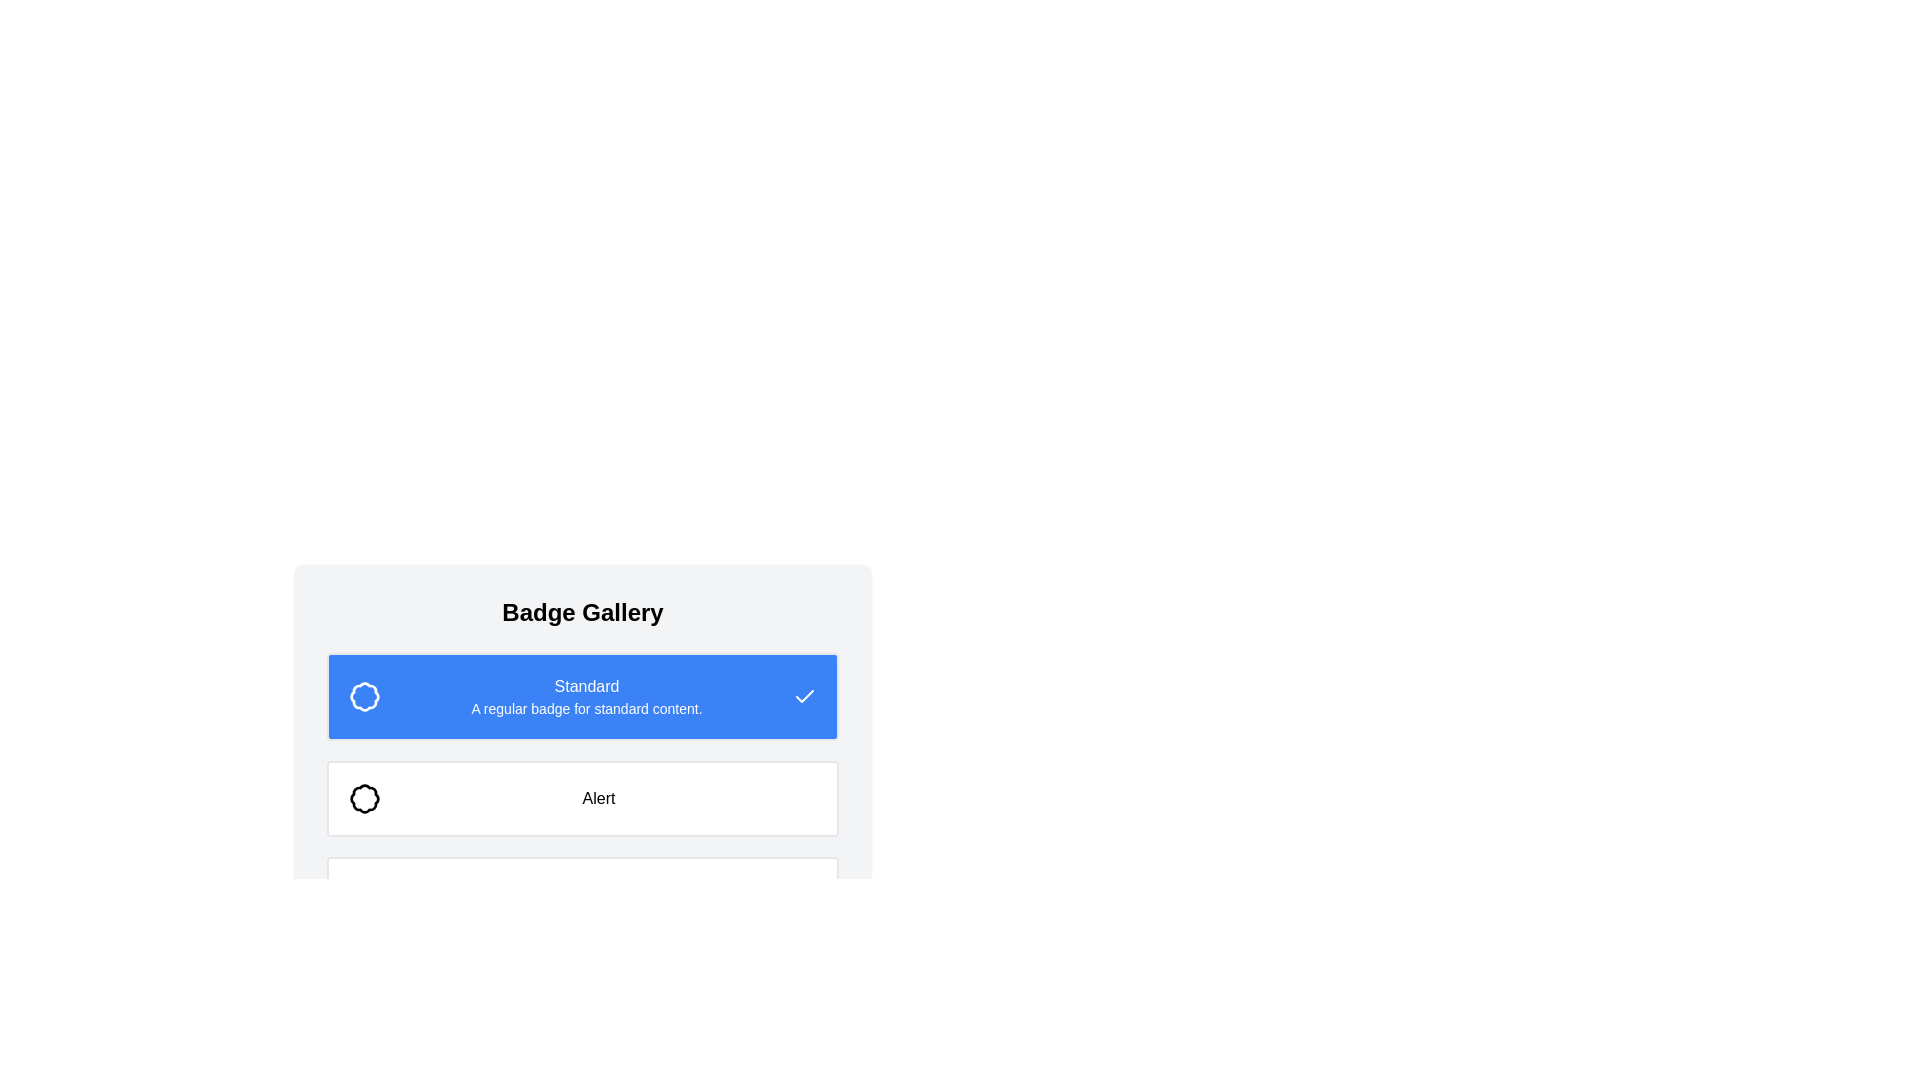 This screenshot has width=1920, height=1080. Describe the element at coordinates (364, 696) in the screenshot. I see `the stylized blue badge icon located within the 'Standard' section of the horizontal blue bar at the top of the list` at that location.